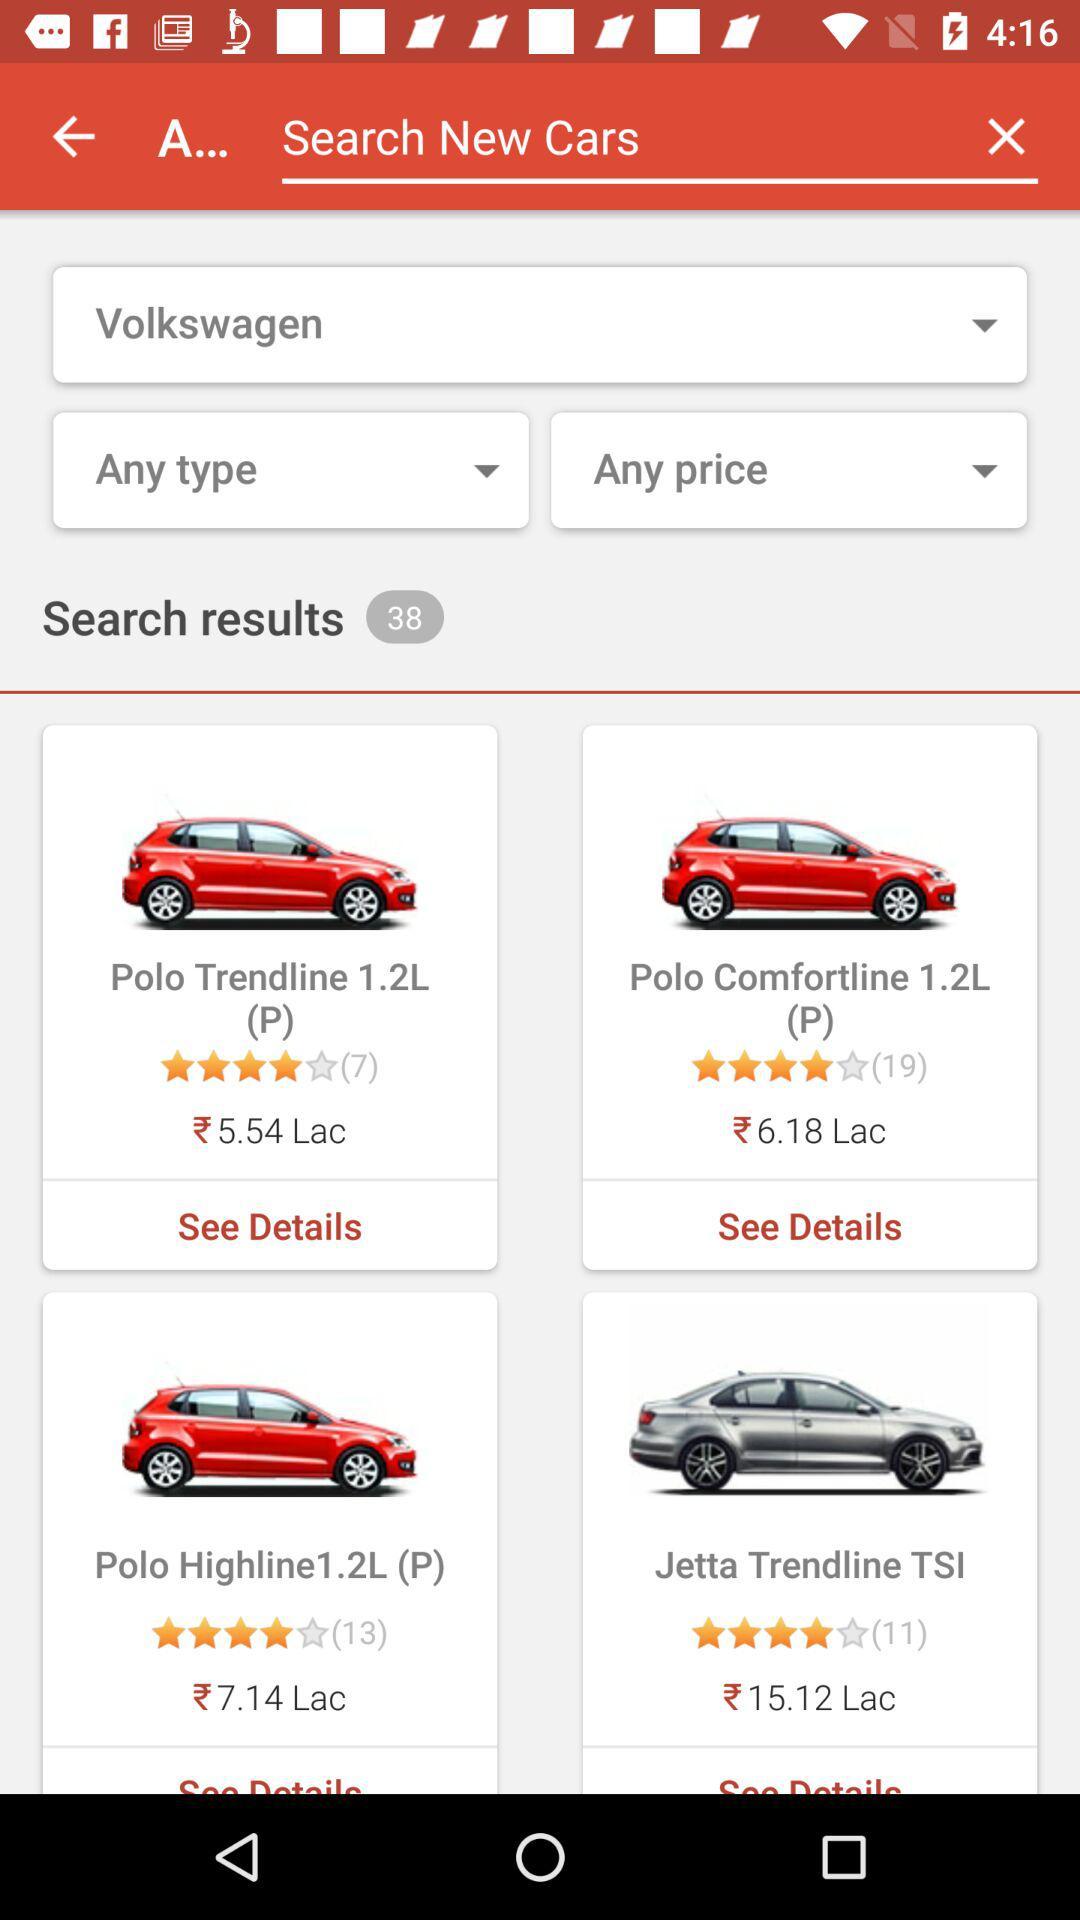 This screenshot has height=1920, width=1080. Describe the element at coordinates (606, 135) in the screenshot. I see `search` at that location.